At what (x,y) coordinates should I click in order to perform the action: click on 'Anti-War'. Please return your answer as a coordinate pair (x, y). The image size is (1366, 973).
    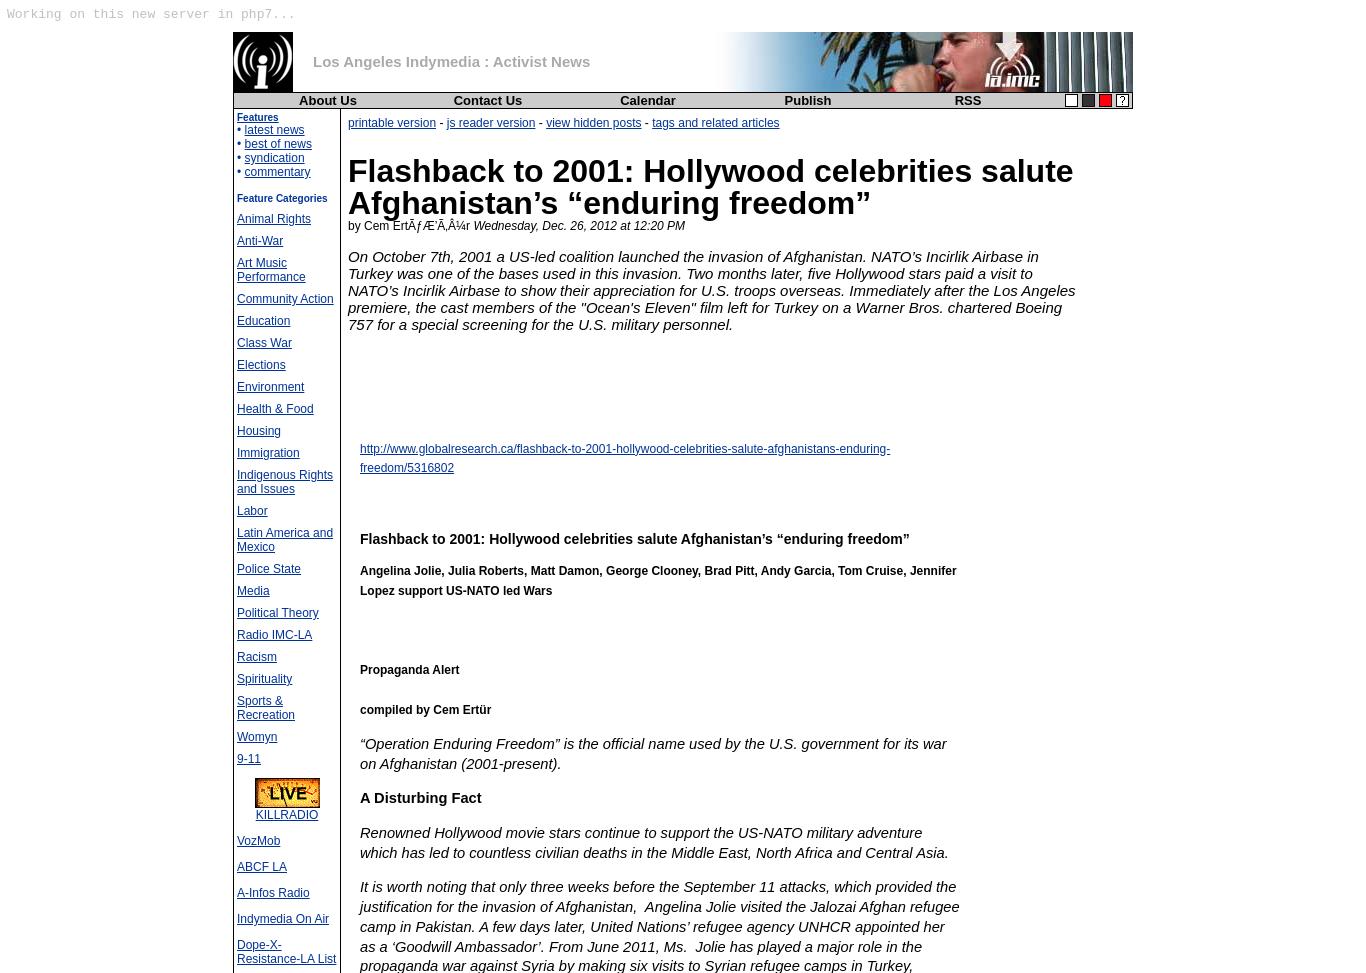
    Looking at the image, I should click on (259, 240).